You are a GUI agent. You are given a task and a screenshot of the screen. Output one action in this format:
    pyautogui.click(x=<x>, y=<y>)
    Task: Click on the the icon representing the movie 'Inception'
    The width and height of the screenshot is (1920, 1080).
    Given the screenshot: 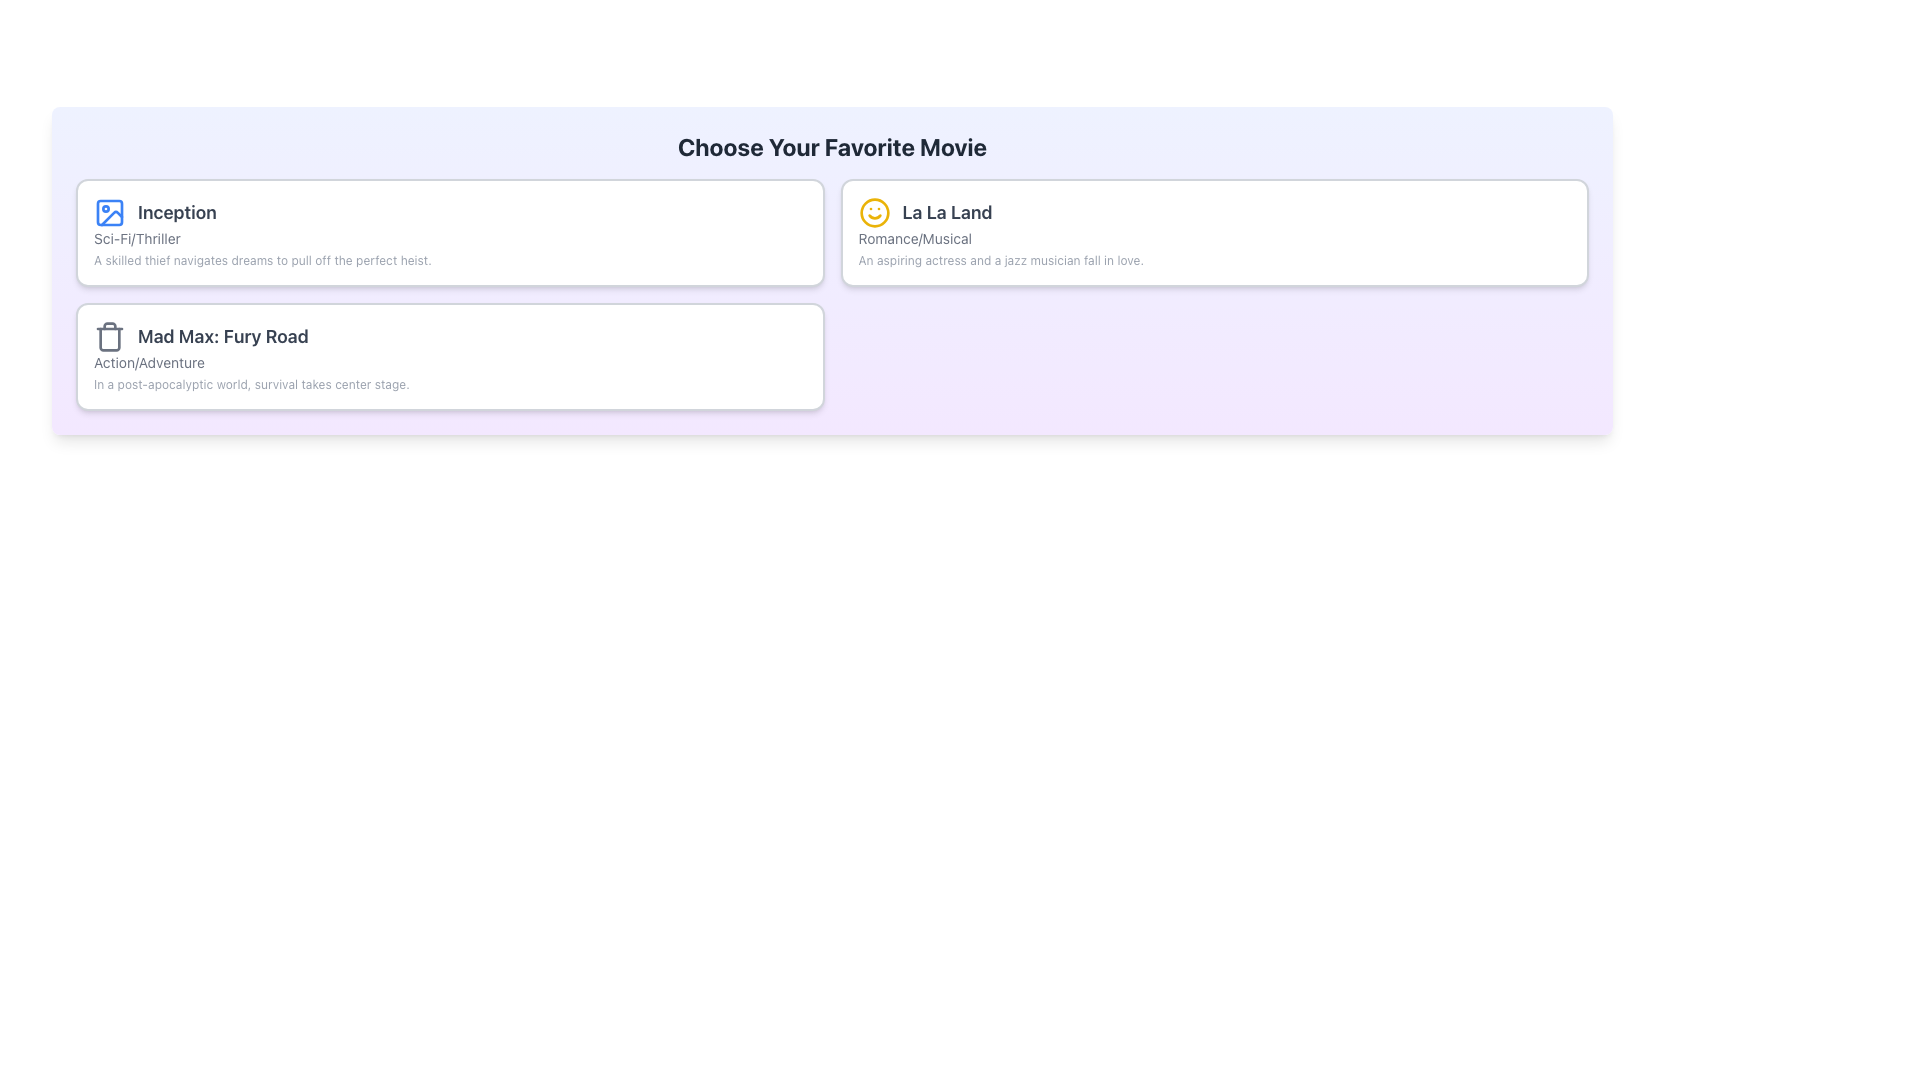 What is the action you would take?
    pyautogui.click(x=109, y=212)
    